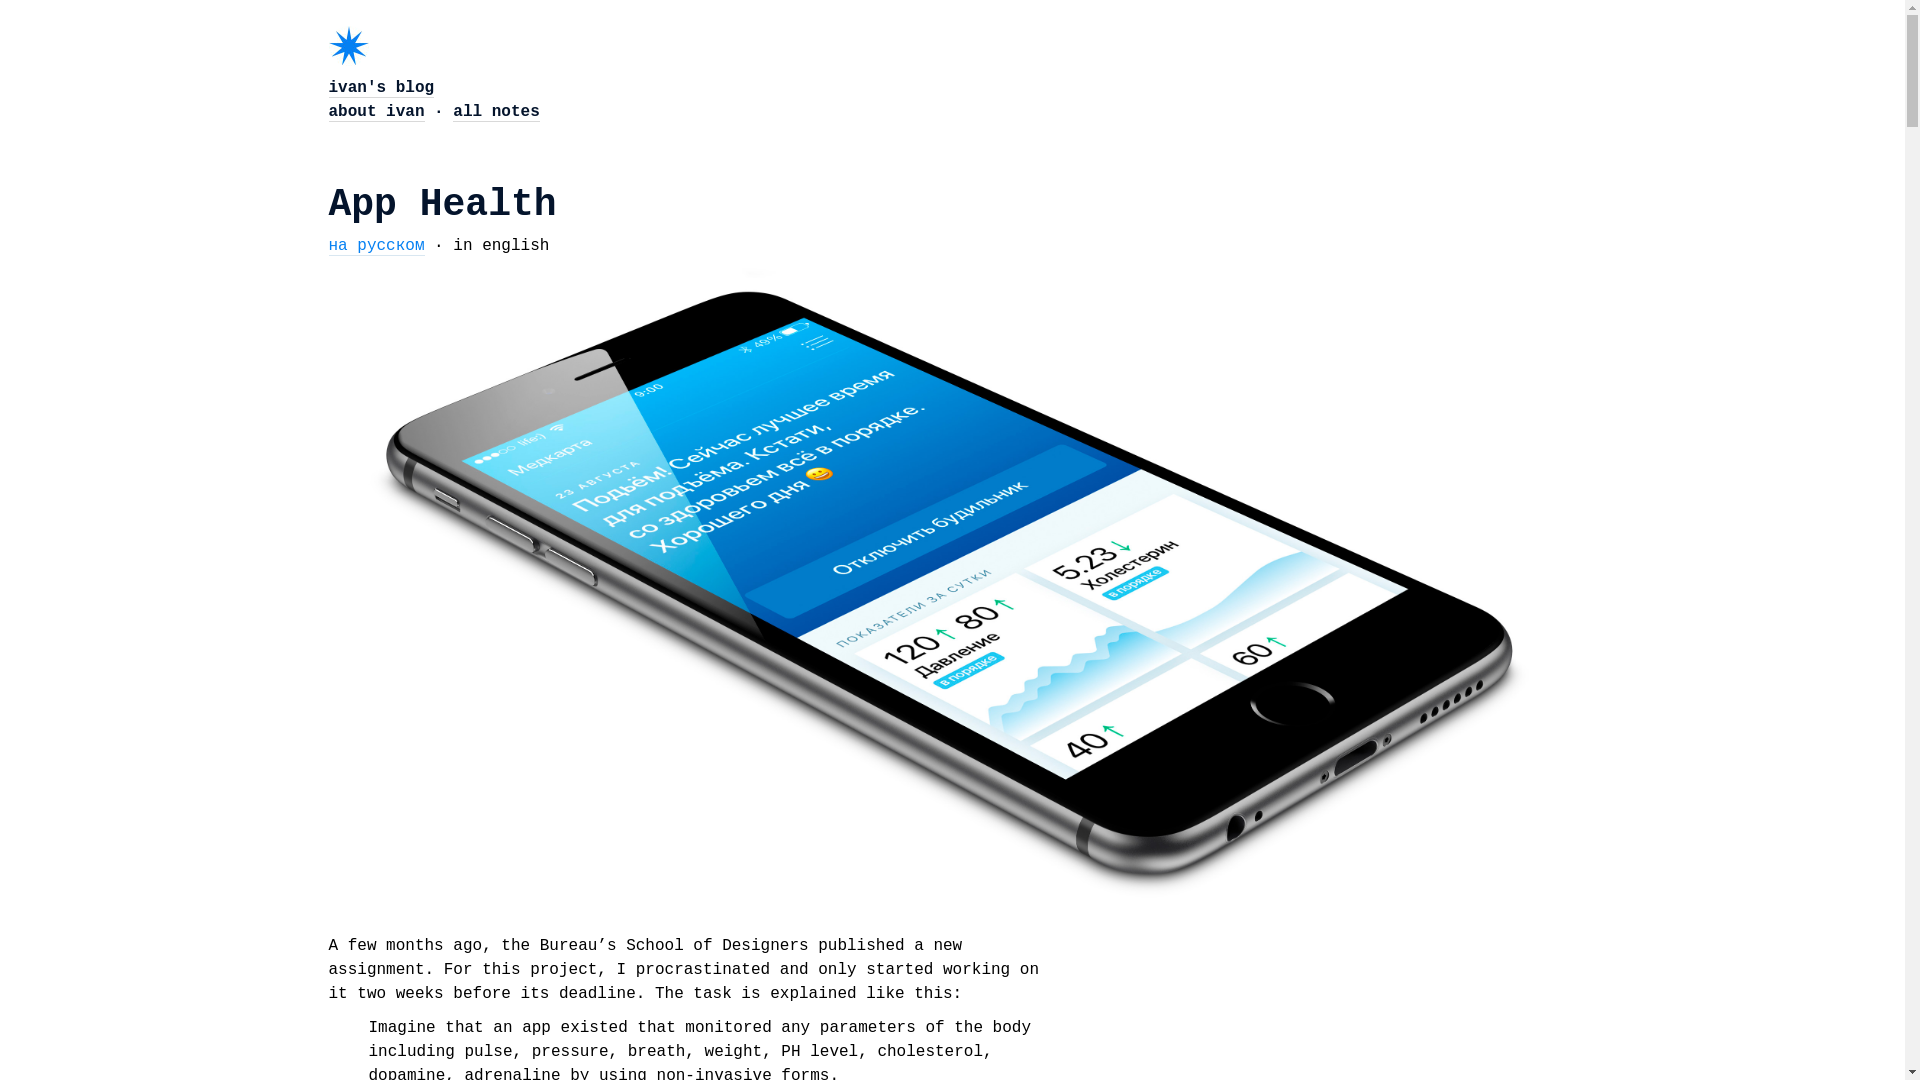 The image size is (1920, 1080). Describe the element at coordinates (327, 87) in the screenshot. I see `'ivan's blog'` at that location.